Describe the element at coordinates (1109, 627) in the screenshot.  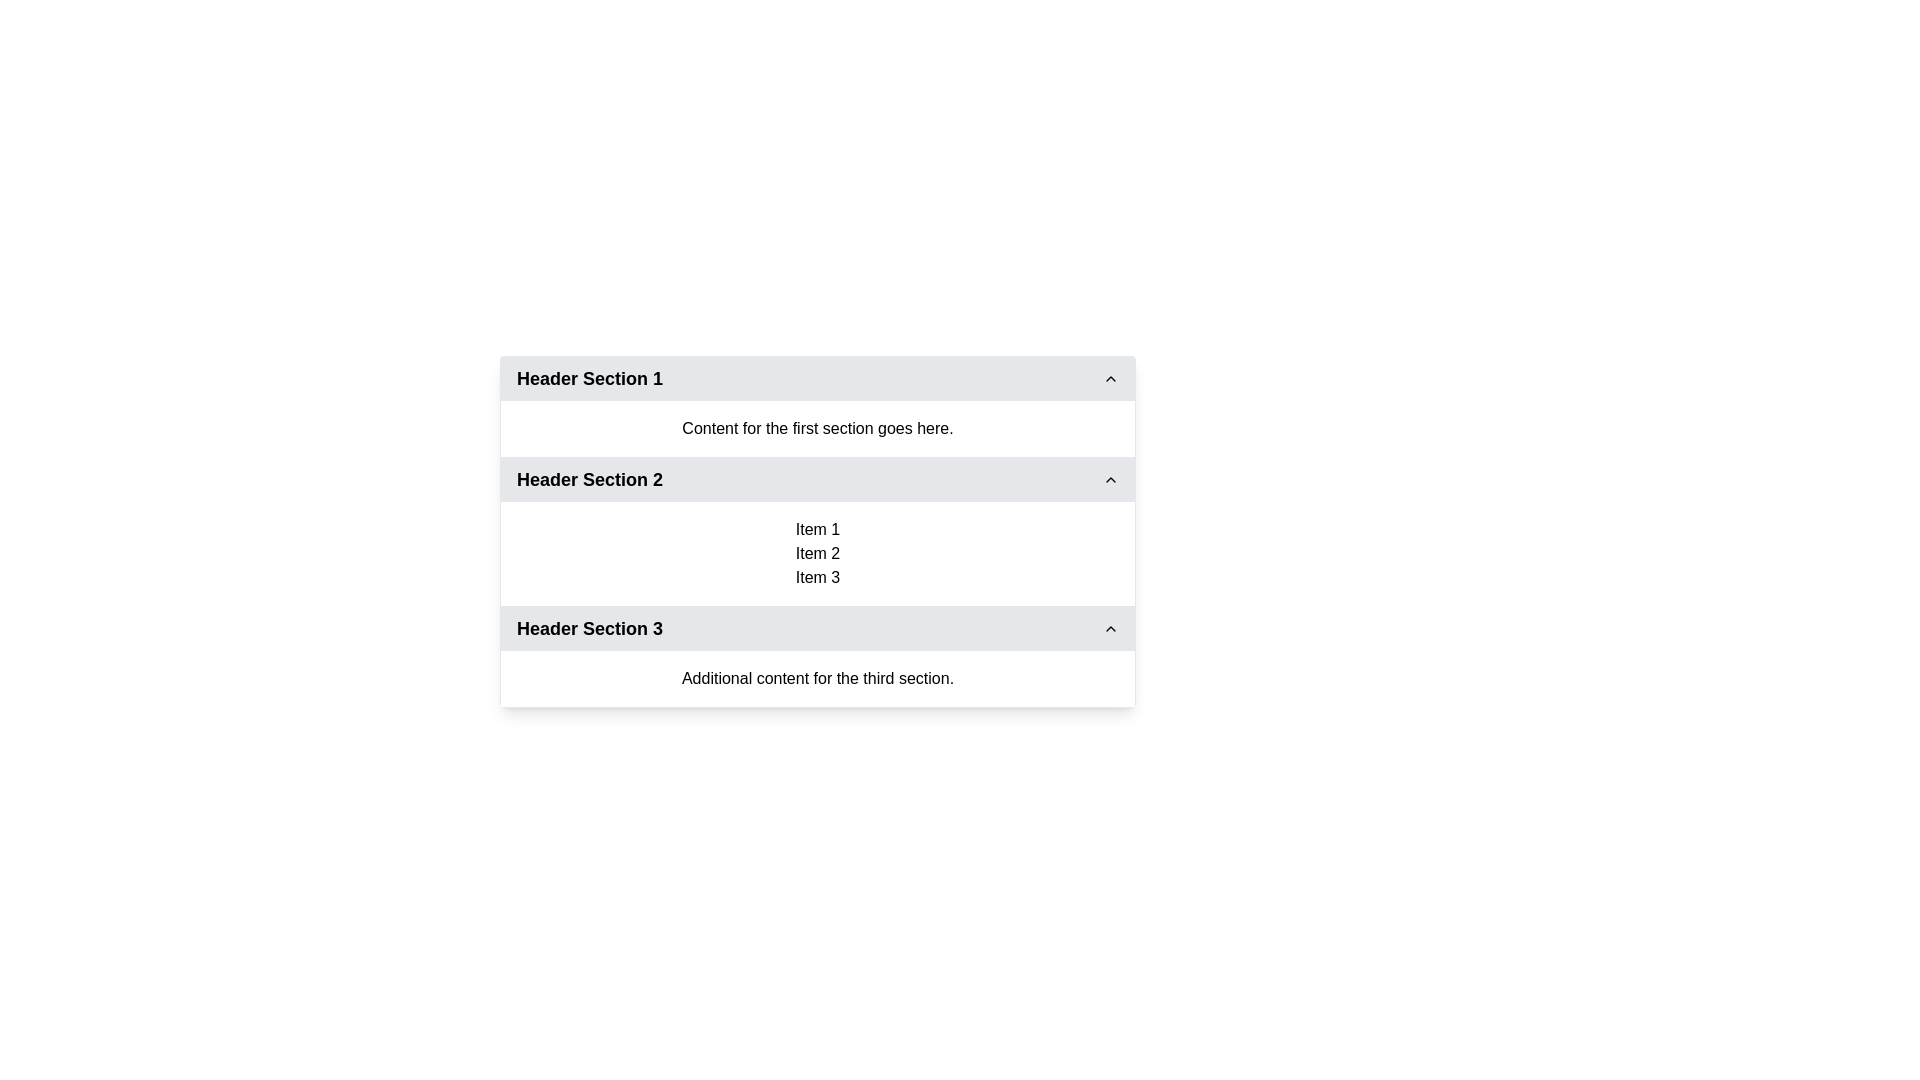
I see `the chevron-up icon located at the far right of the header for 'Header Section 3'` at that location.